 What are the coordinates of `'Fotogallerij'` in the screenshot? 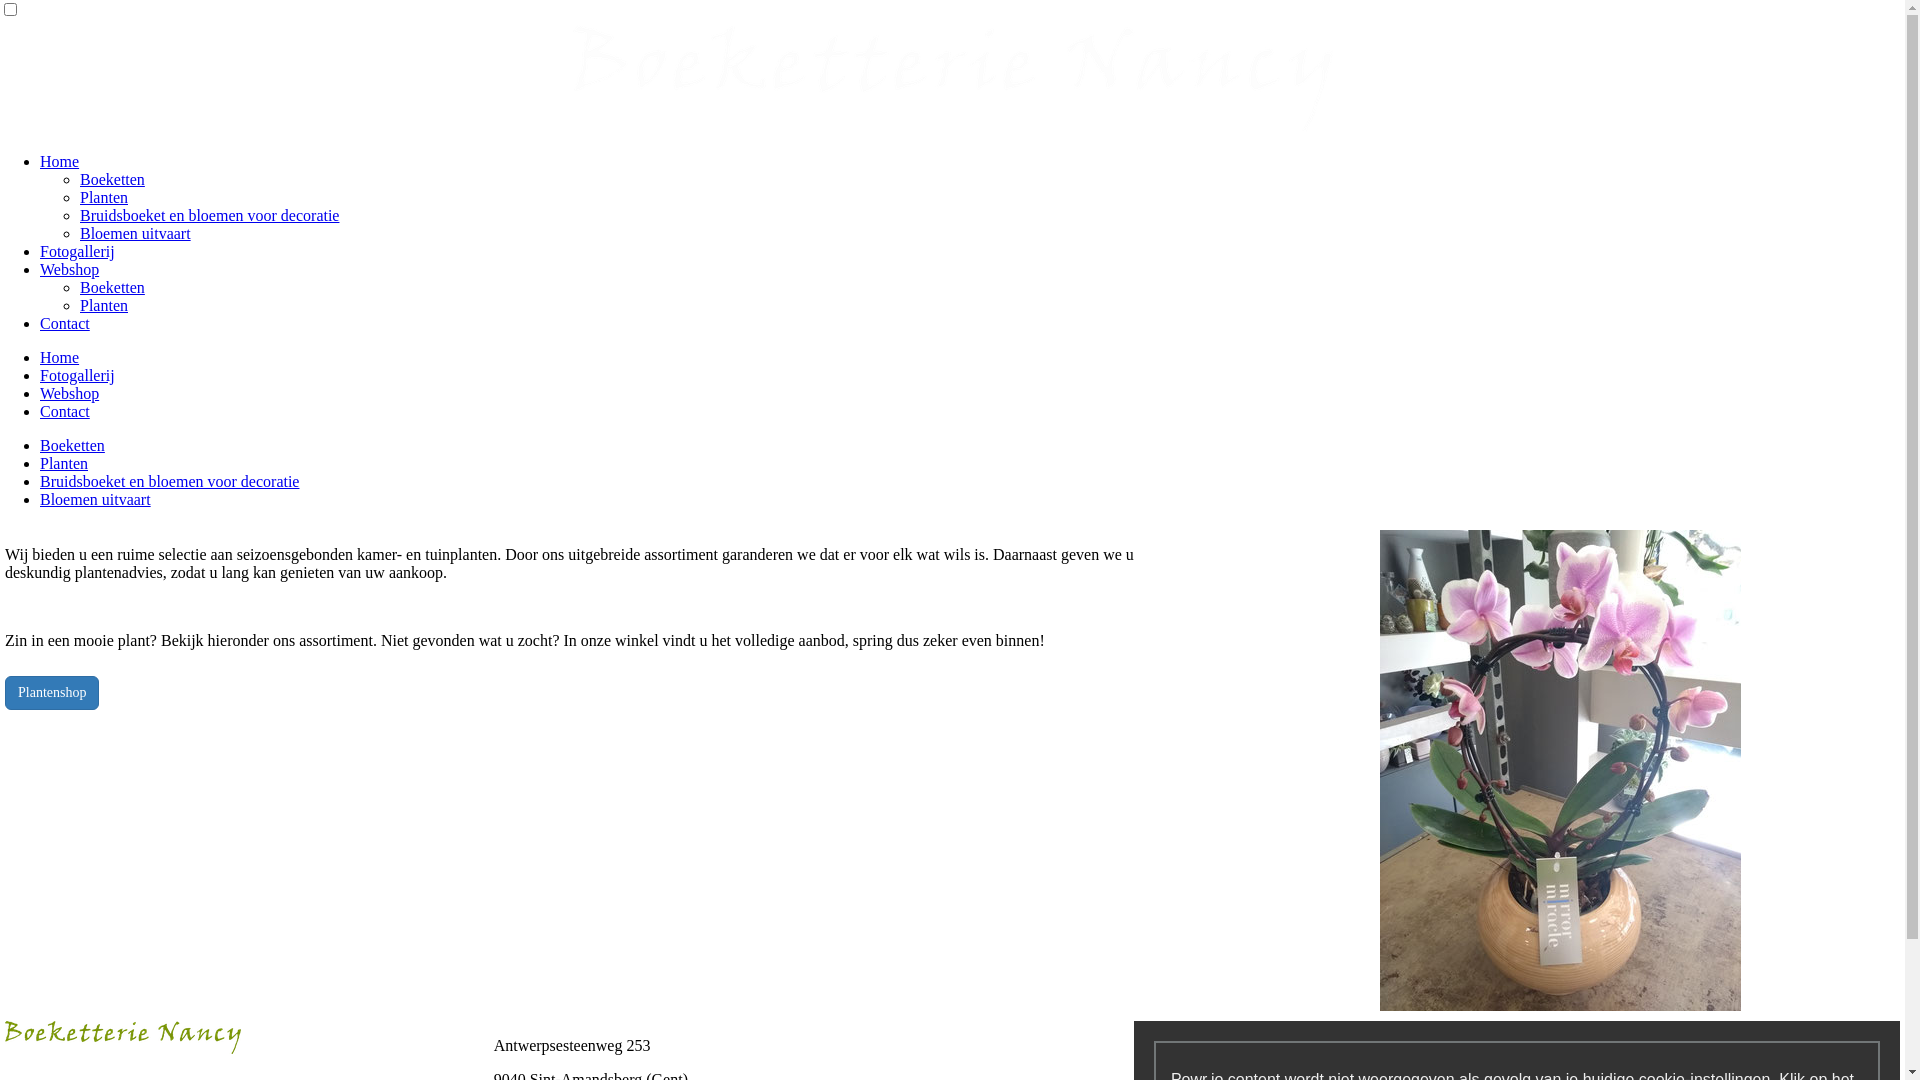 It's located at (77, 375).